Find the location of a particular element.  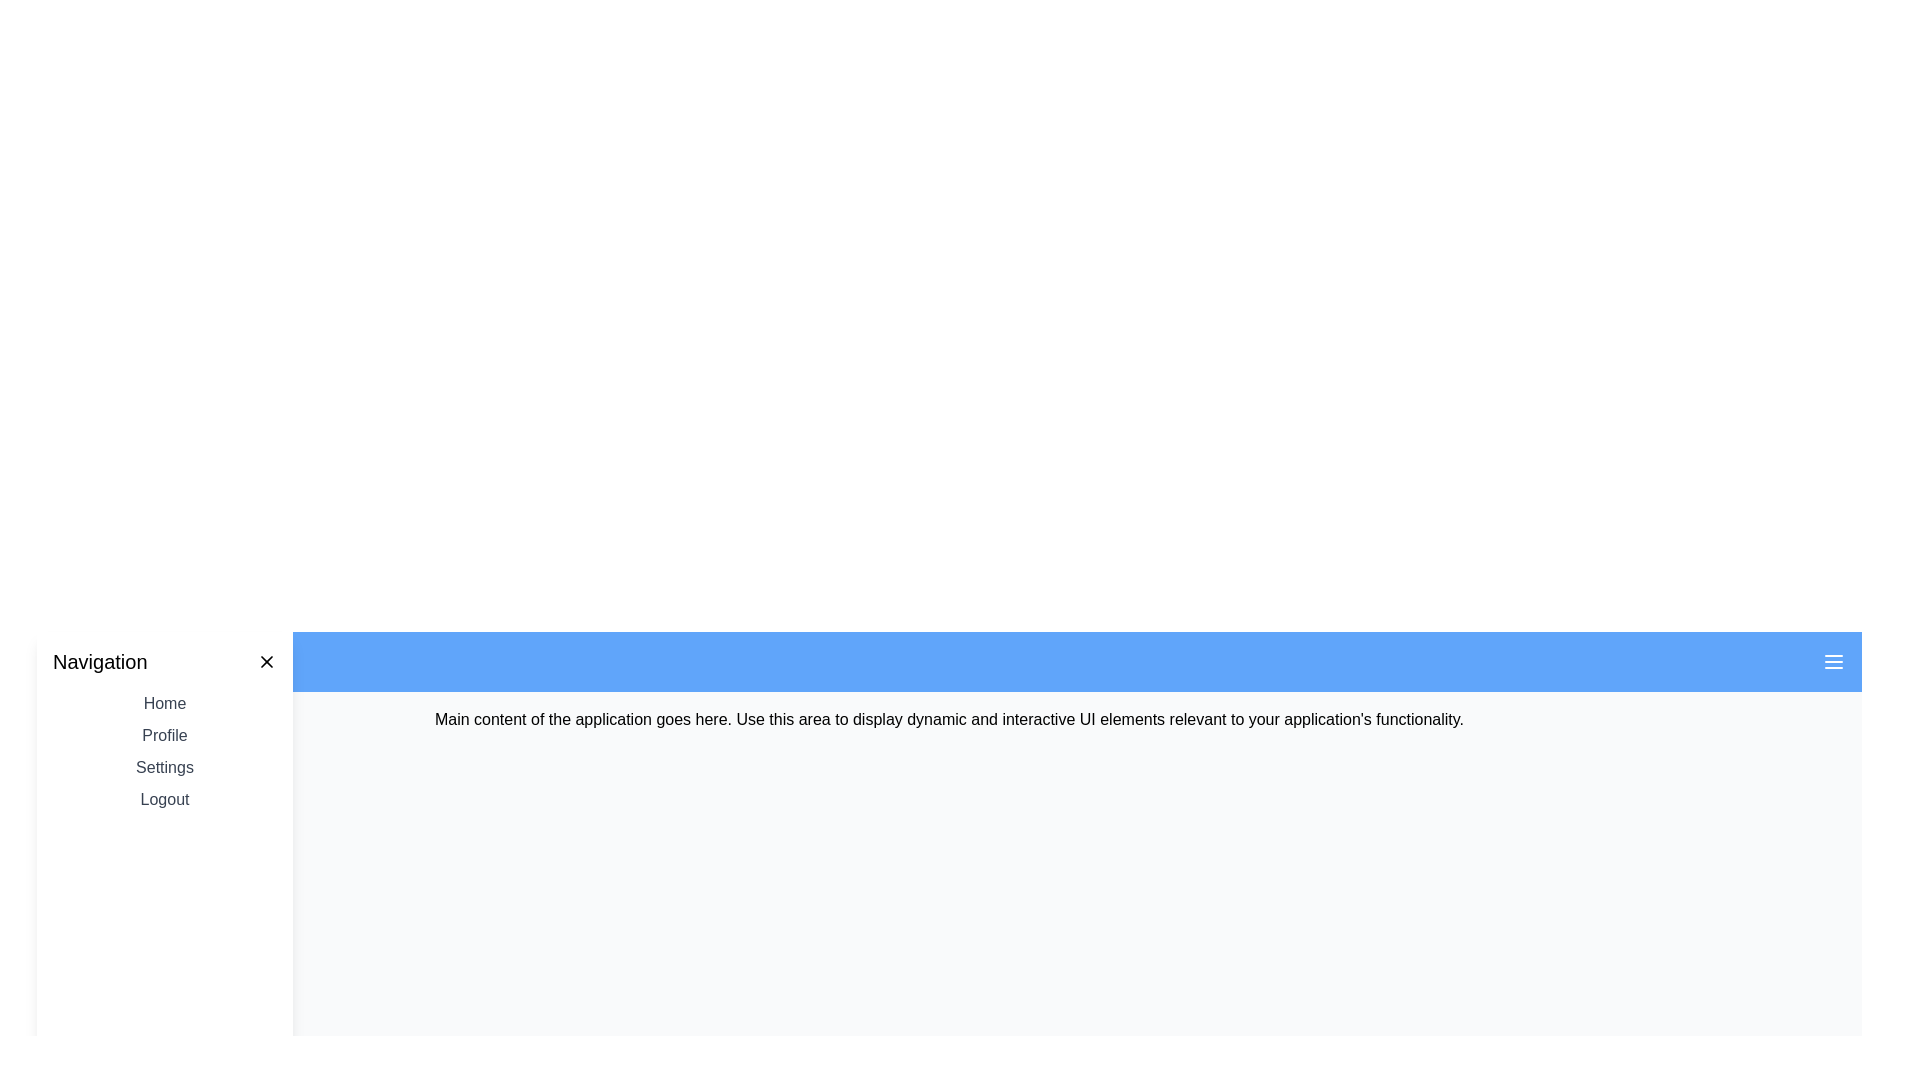

the navigation link located at the top of the left navigation menu is located at coordinates (164, 703).